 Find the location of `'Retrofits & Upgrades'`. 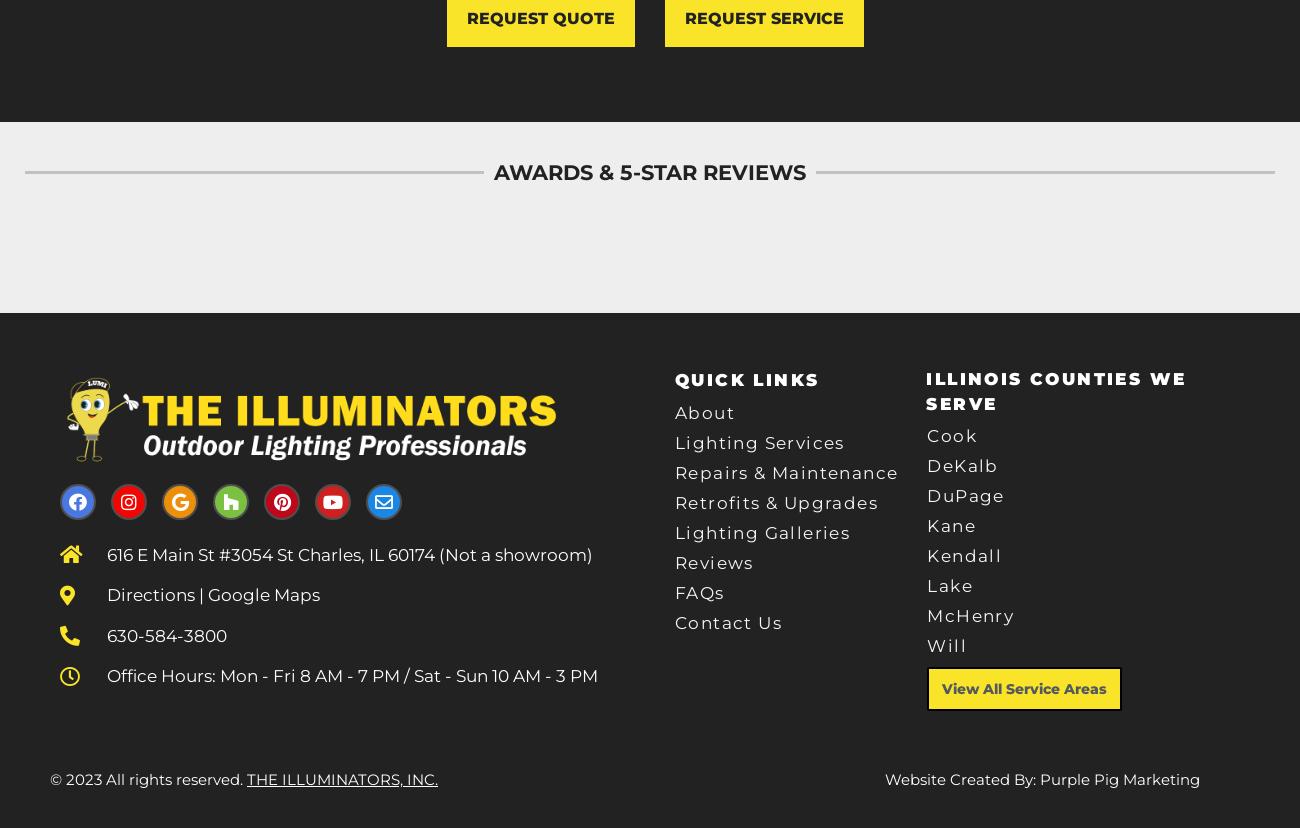

'Retrofits & Upgrades' is located at coordinates (775, 503).